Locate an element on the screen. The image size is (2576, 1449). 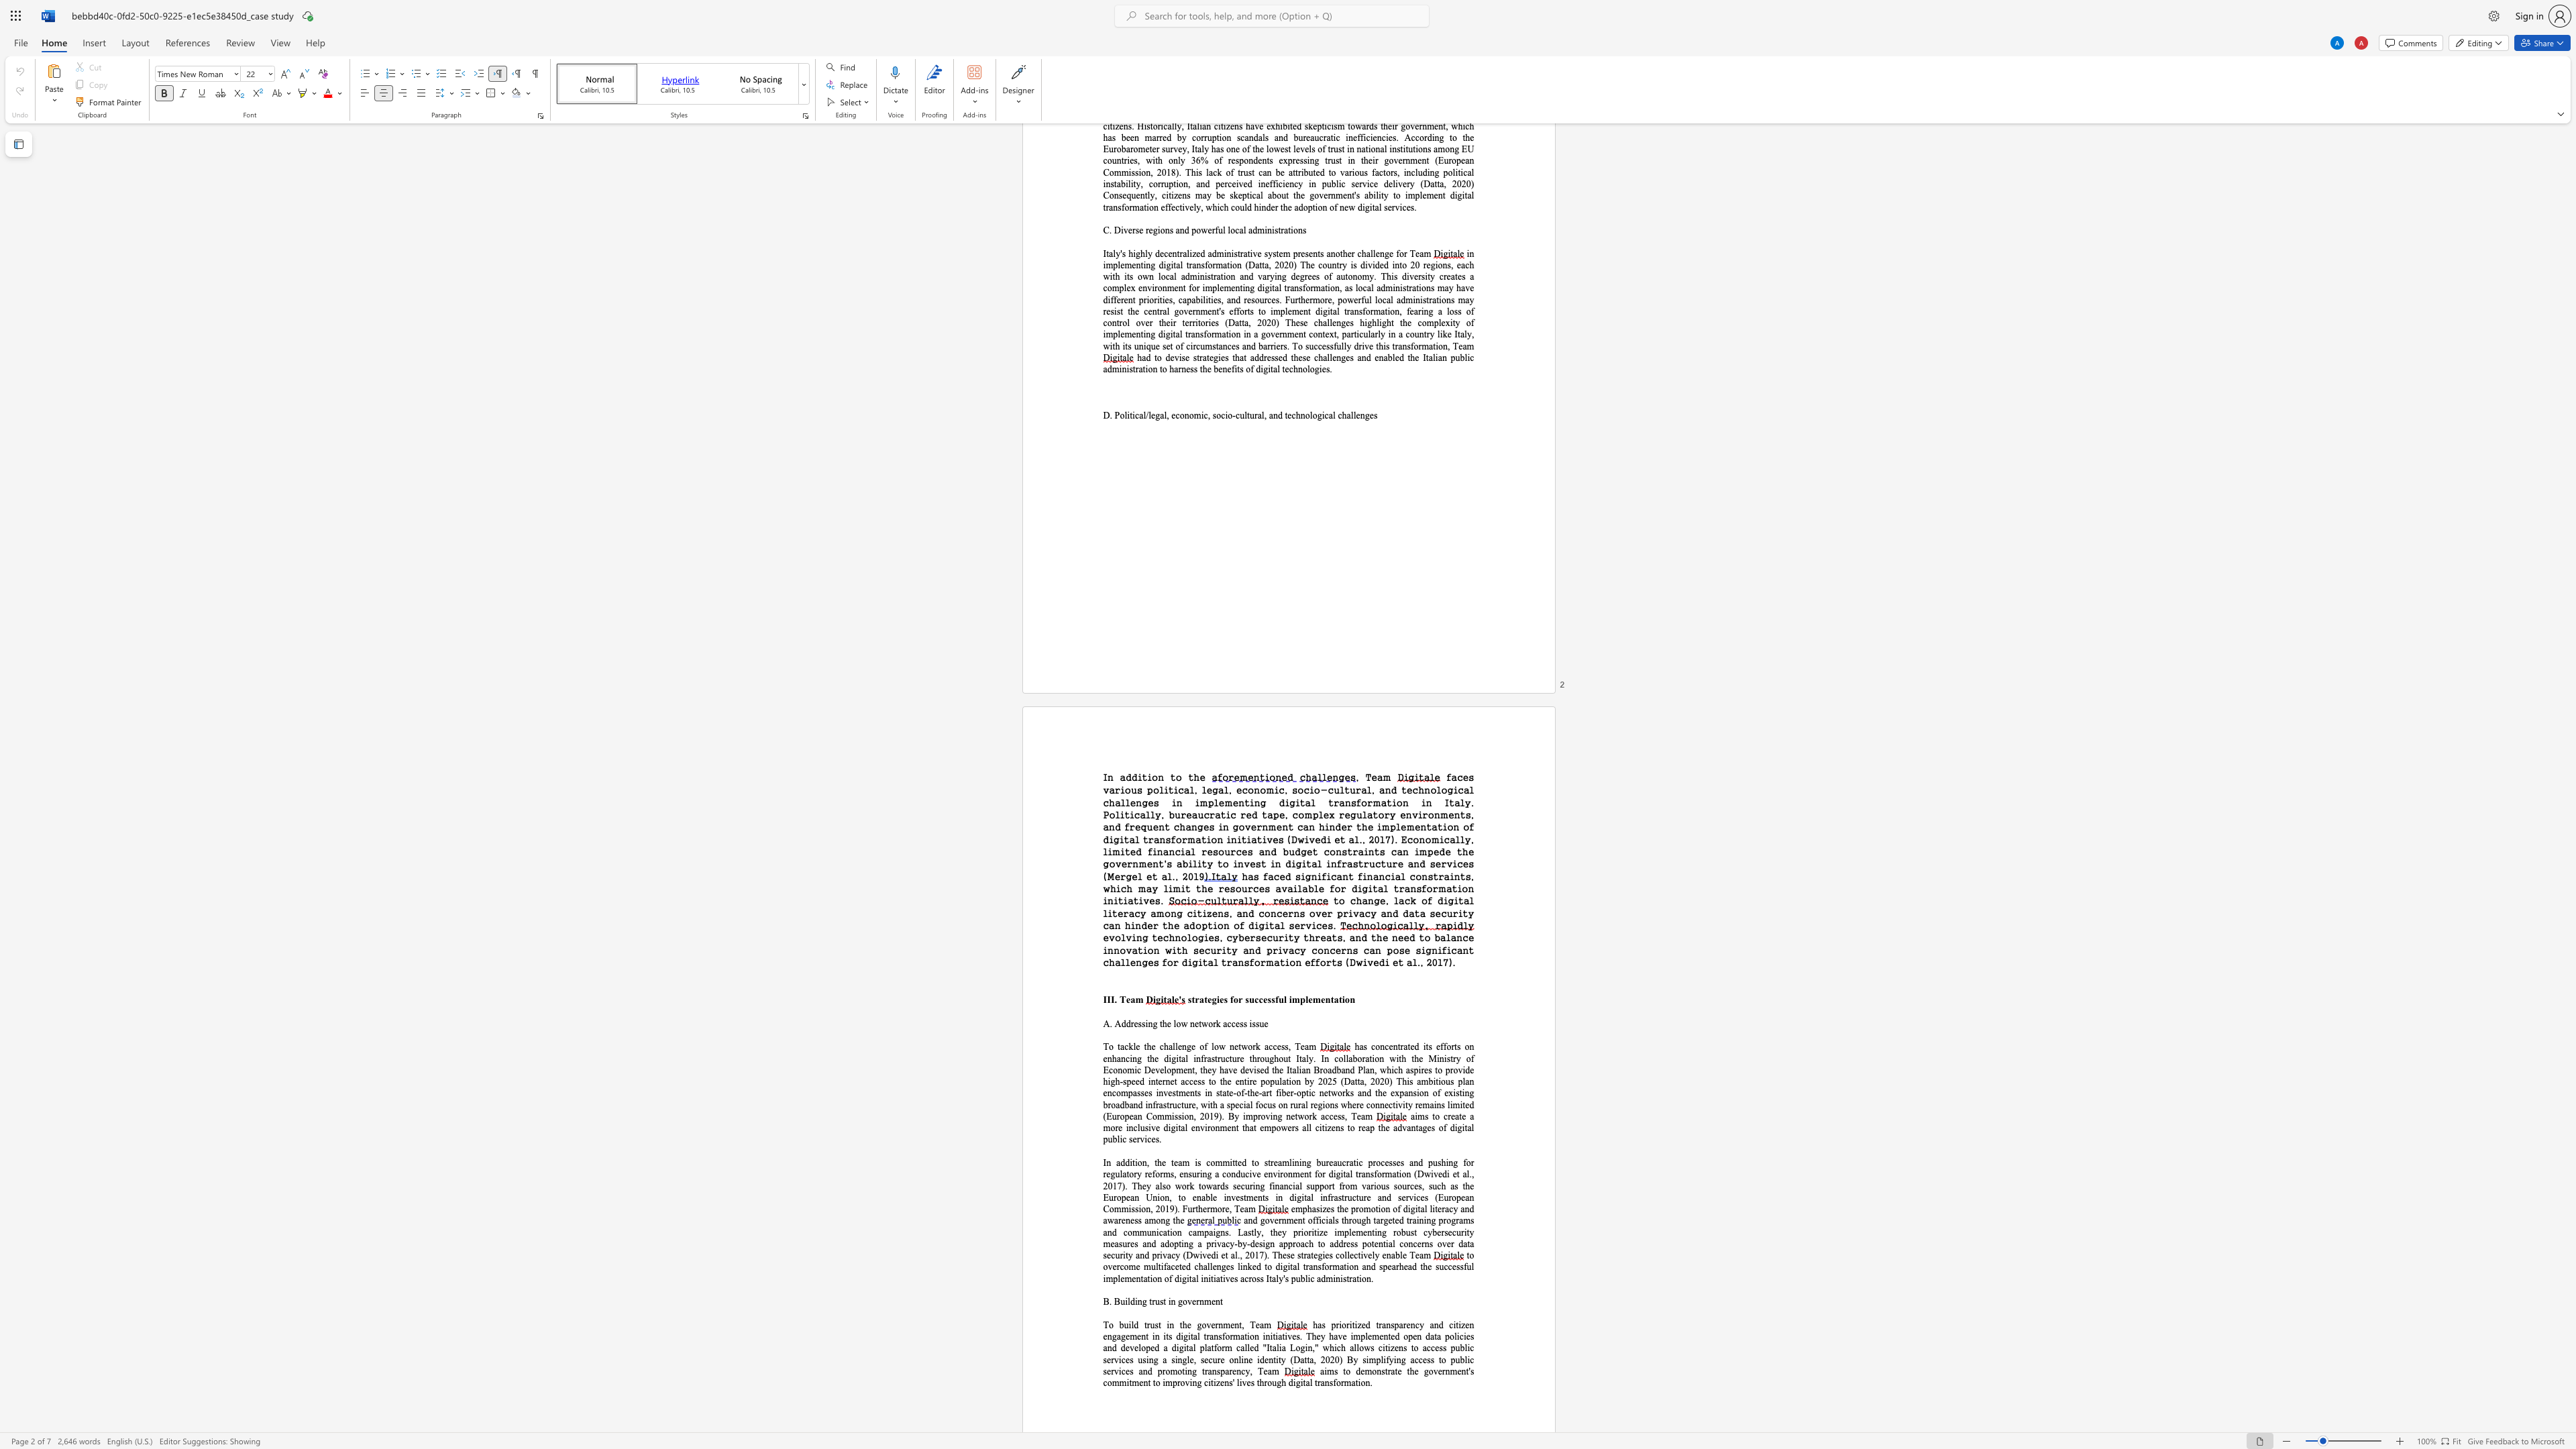
the subset text ". Team" within the text "III. Team" is located at coordinates (1114, 998).